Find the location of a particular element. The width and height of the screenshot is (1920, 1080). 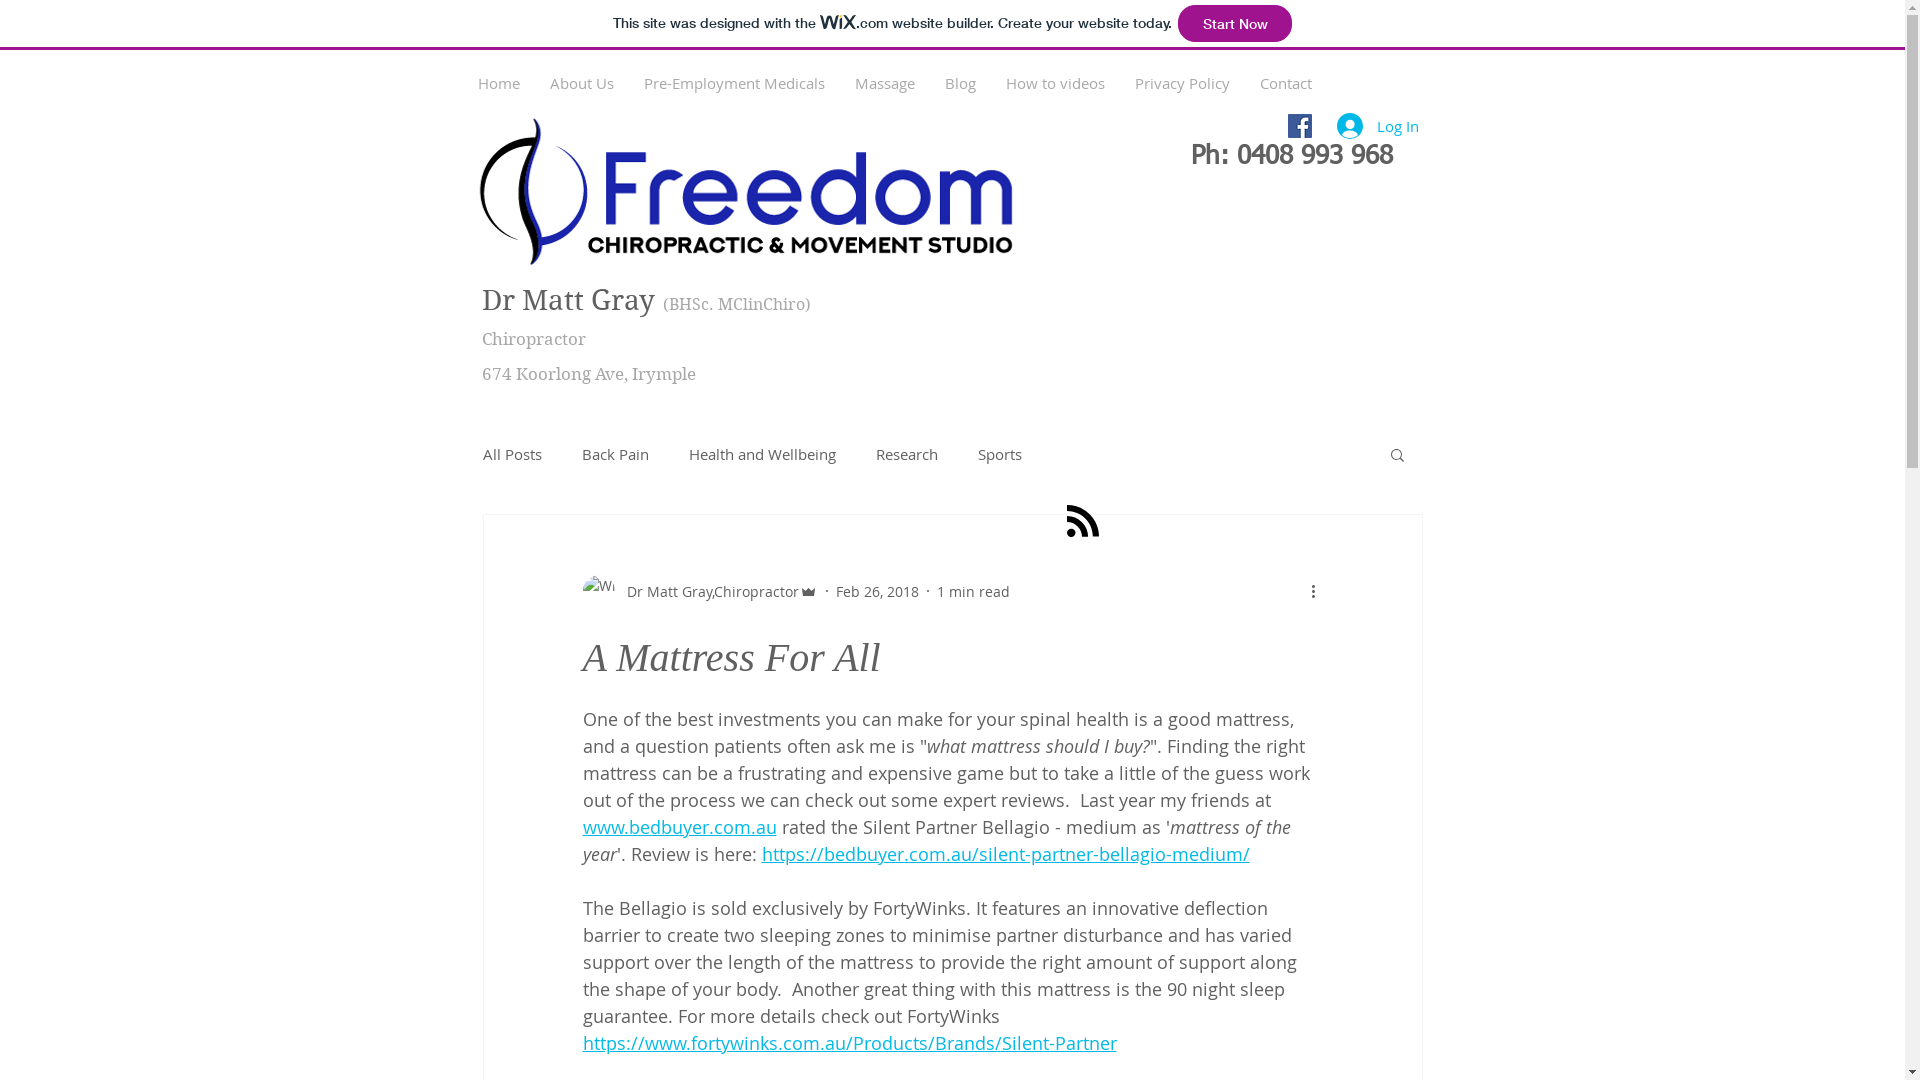

'Home' is located at coordinates (498, 82).